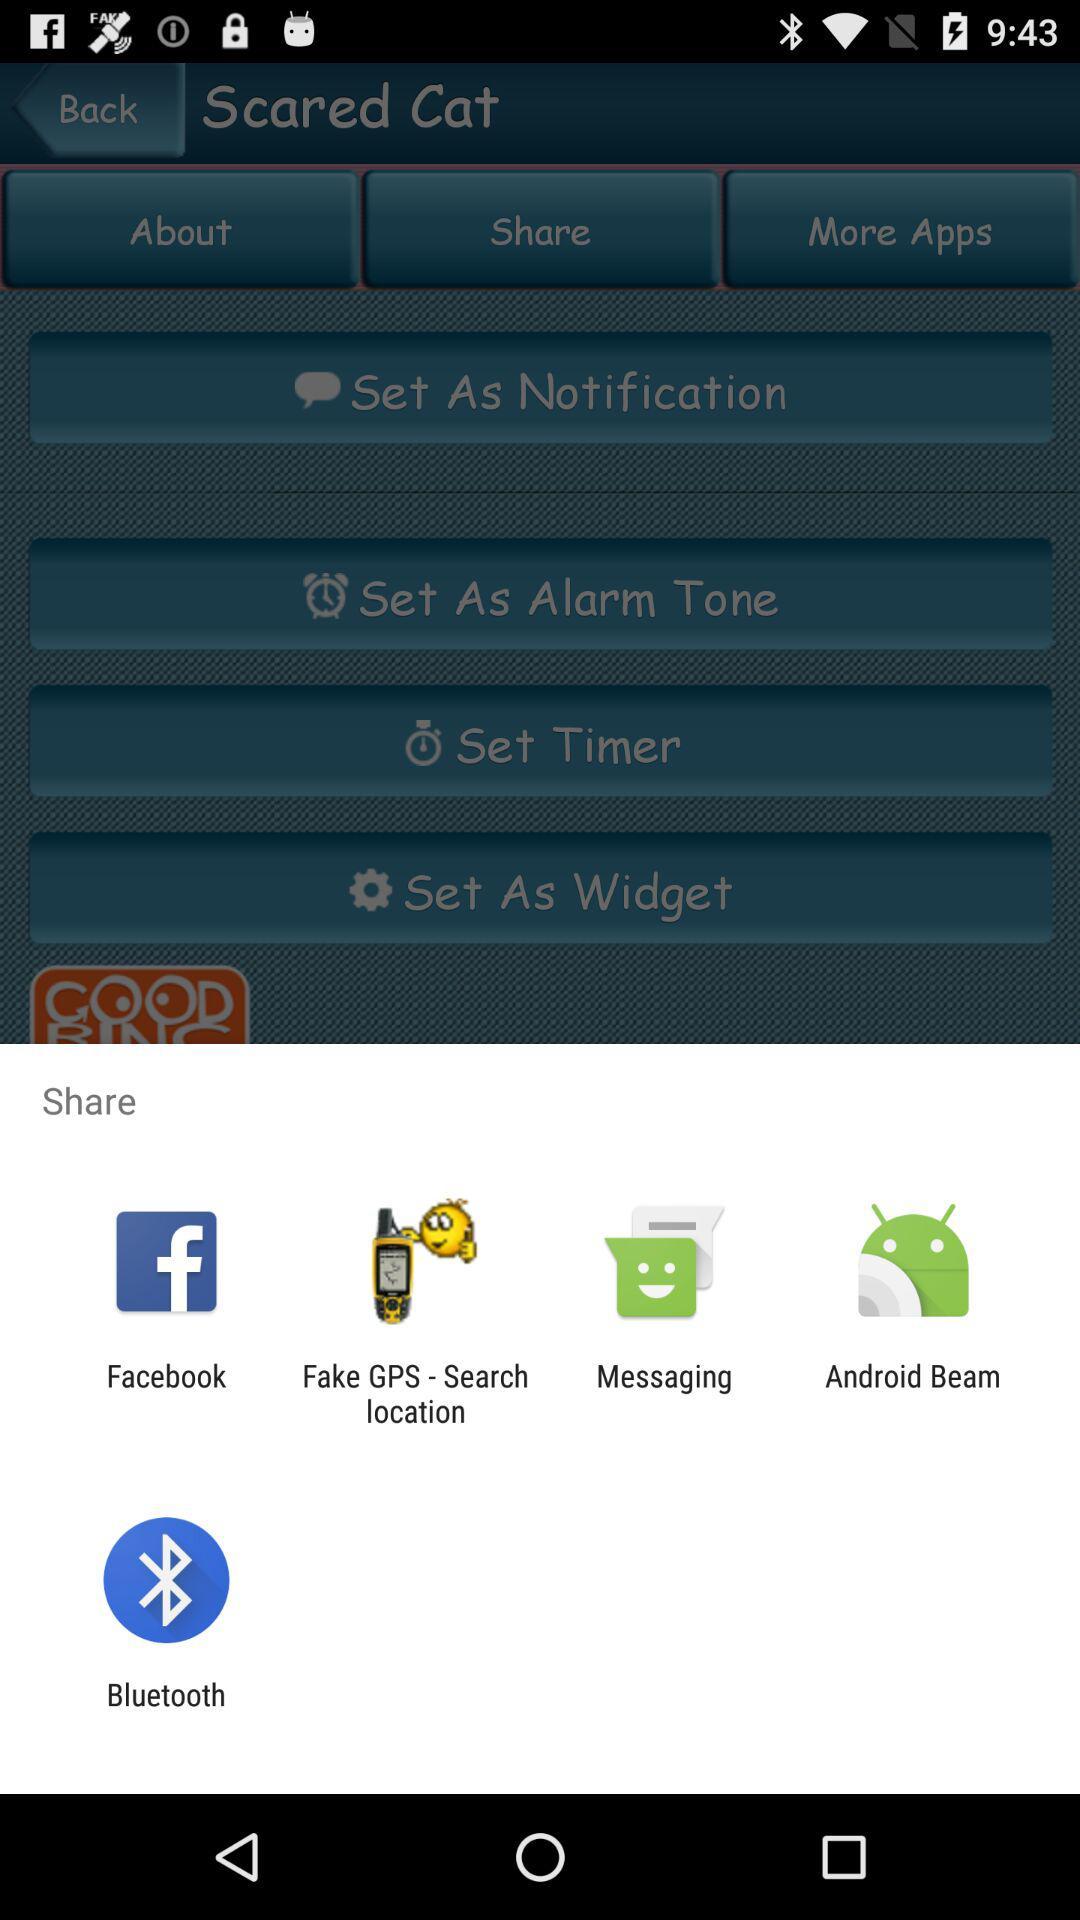  I want to click on android beam item, so click(913, 1392).